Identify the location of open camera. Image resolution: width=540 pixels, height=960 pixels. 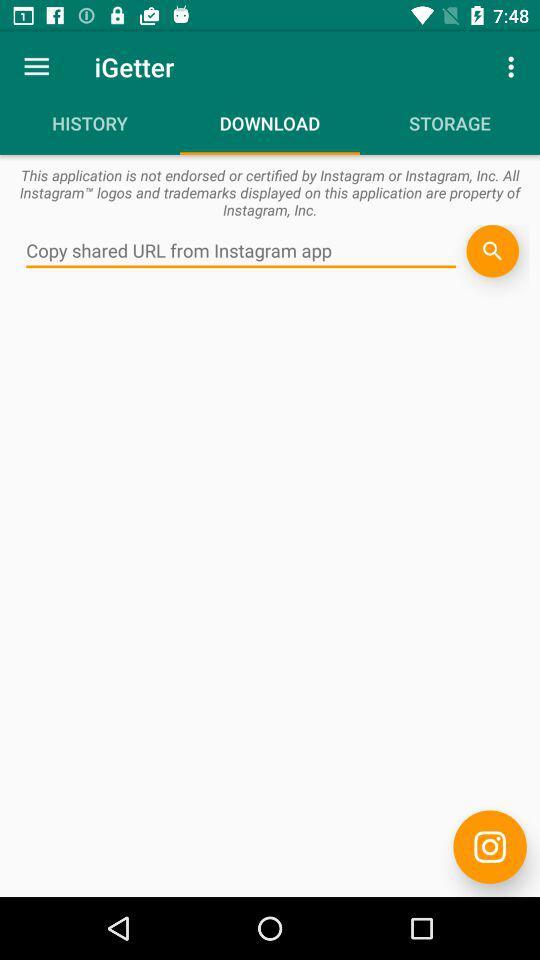
(489, 846).